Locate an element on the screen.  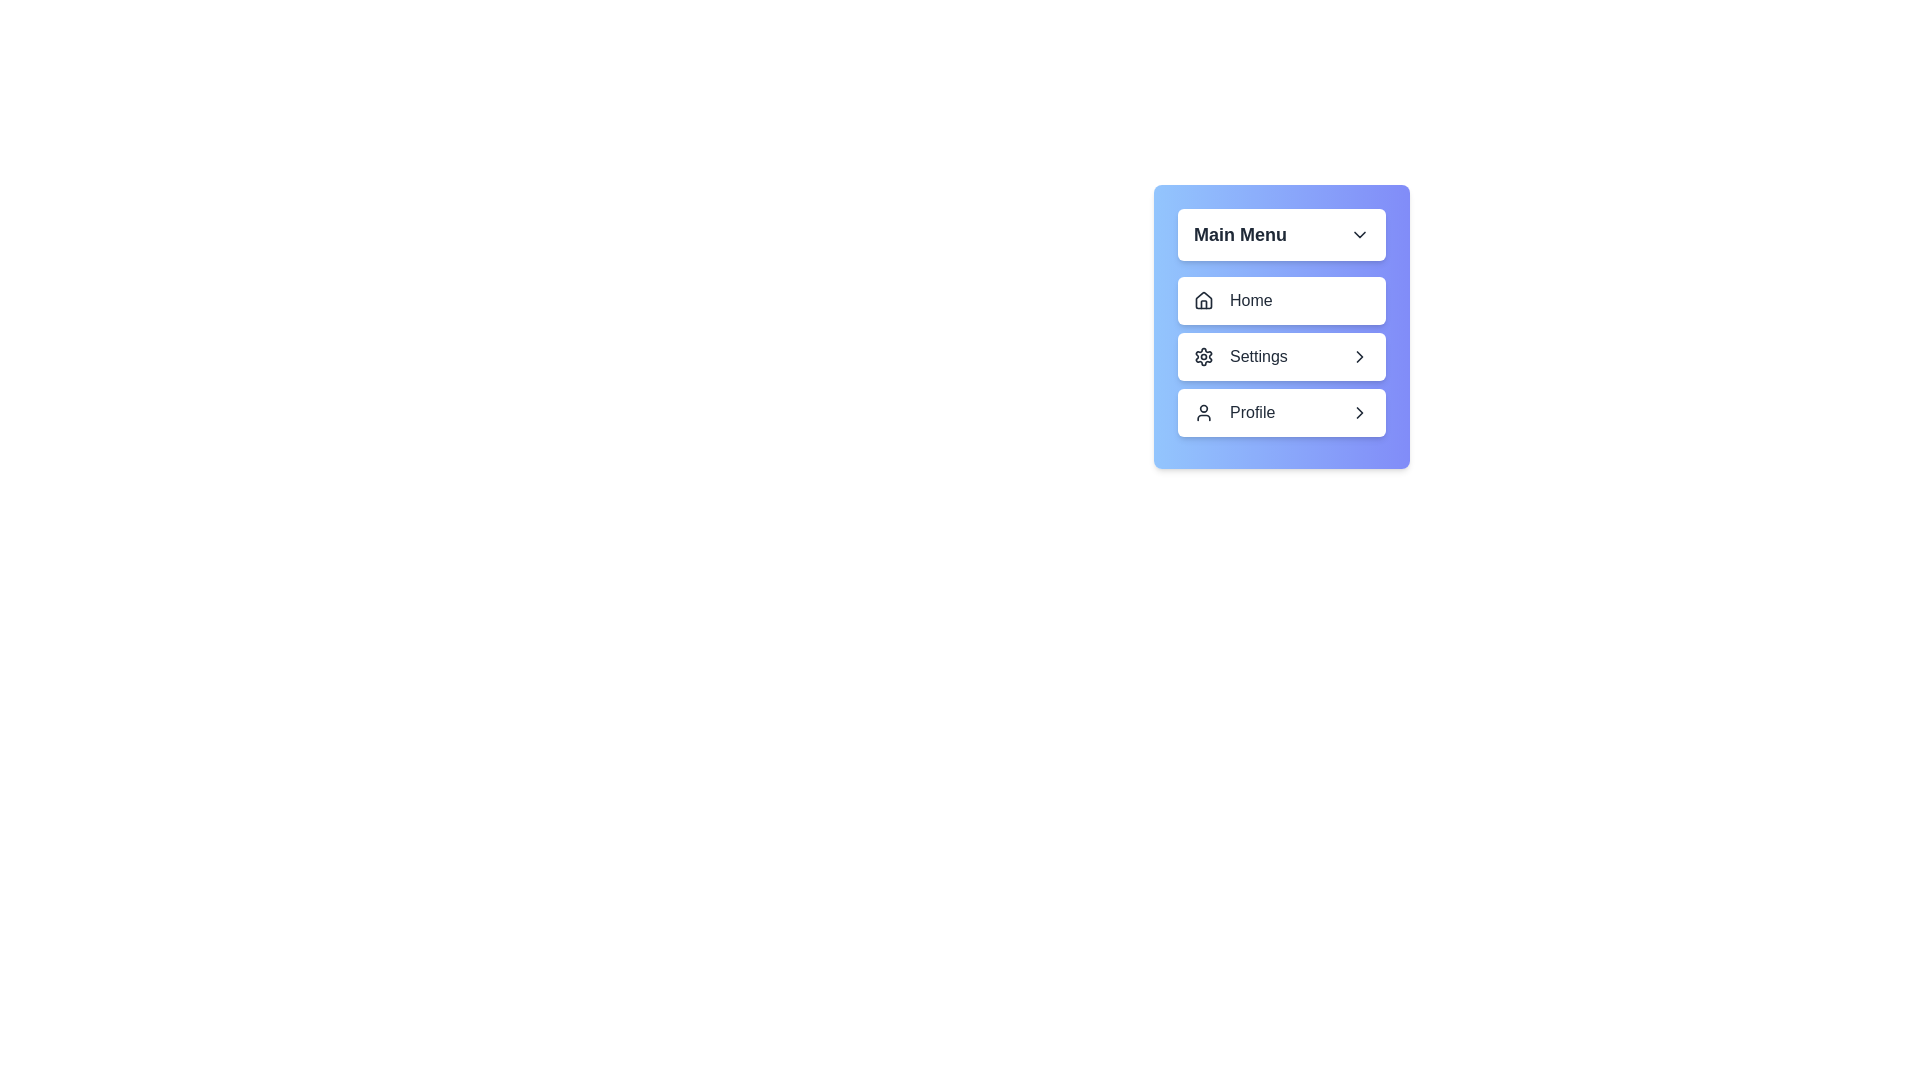
the submenu option View Profile under the menu item Profile is located at coordinates (1281, 411).